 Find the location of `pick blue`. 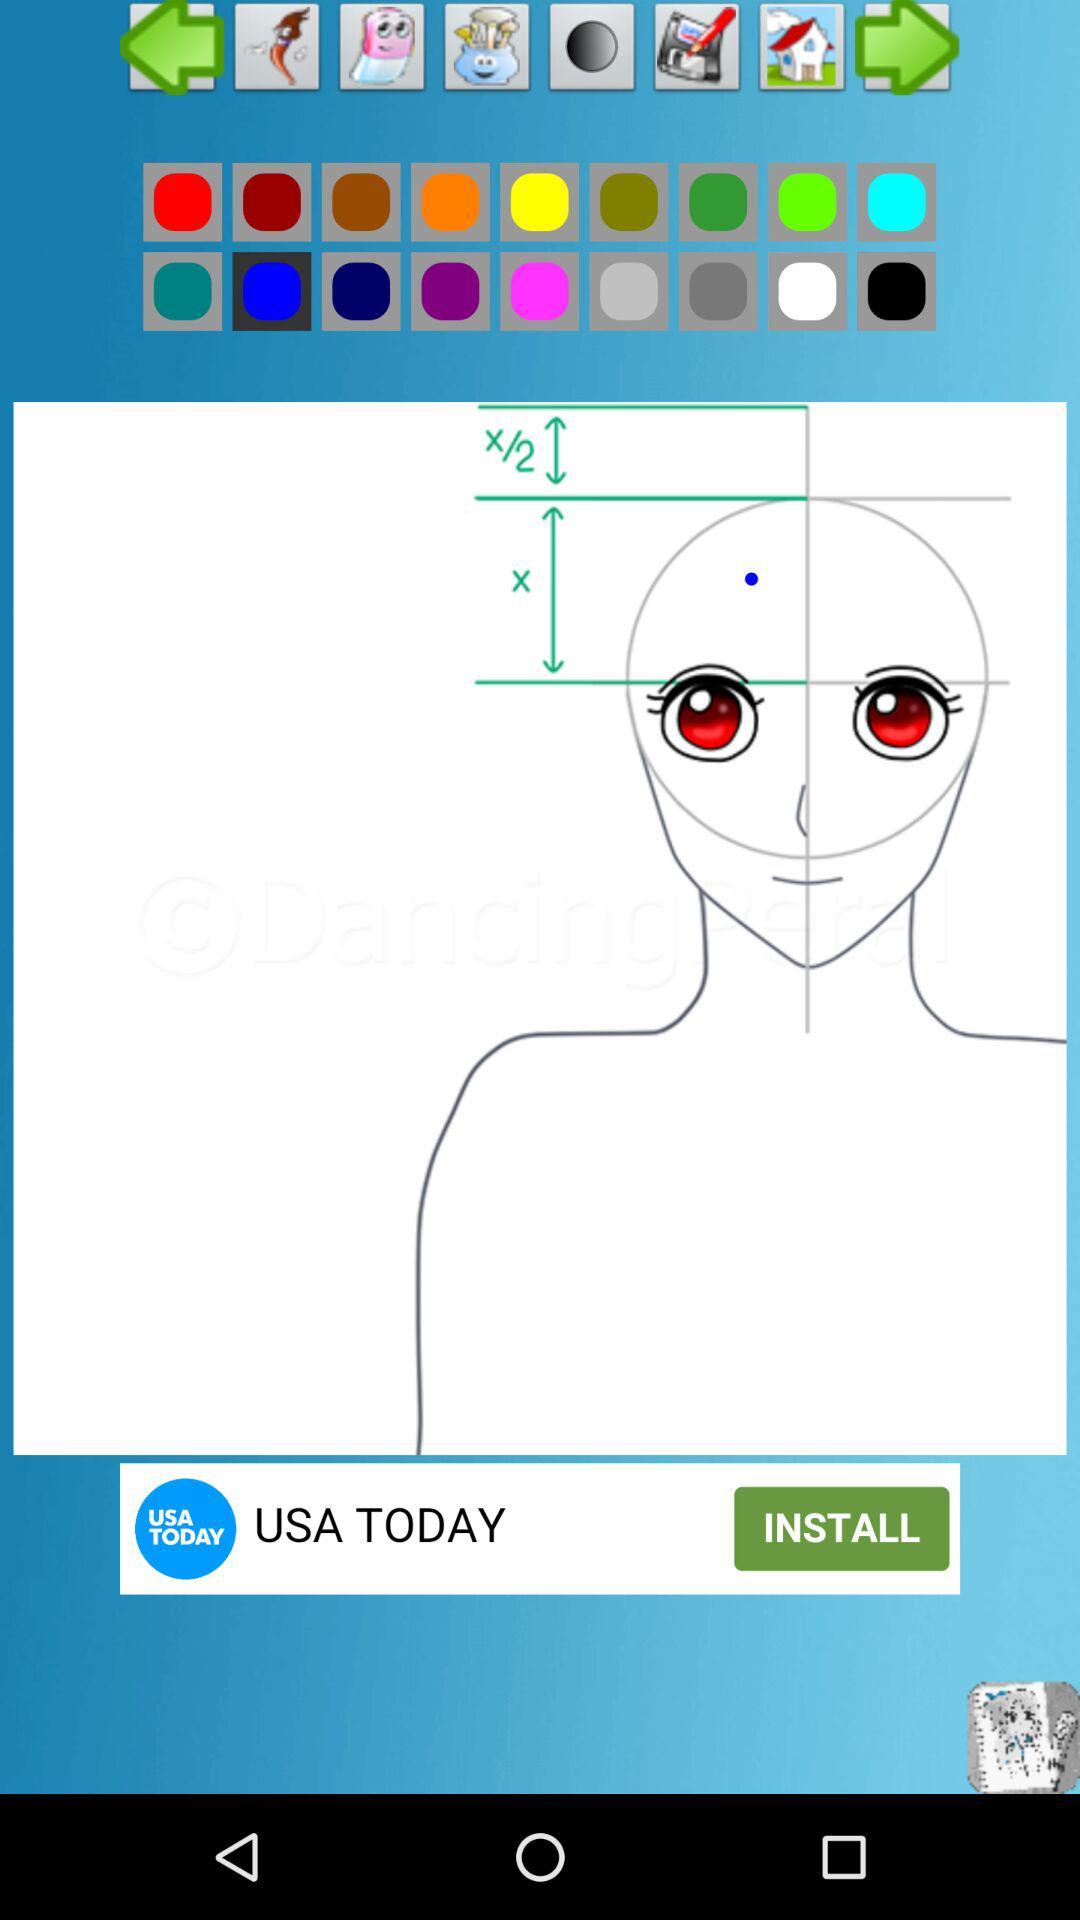

pick blue is located at coordinates (271, 290).